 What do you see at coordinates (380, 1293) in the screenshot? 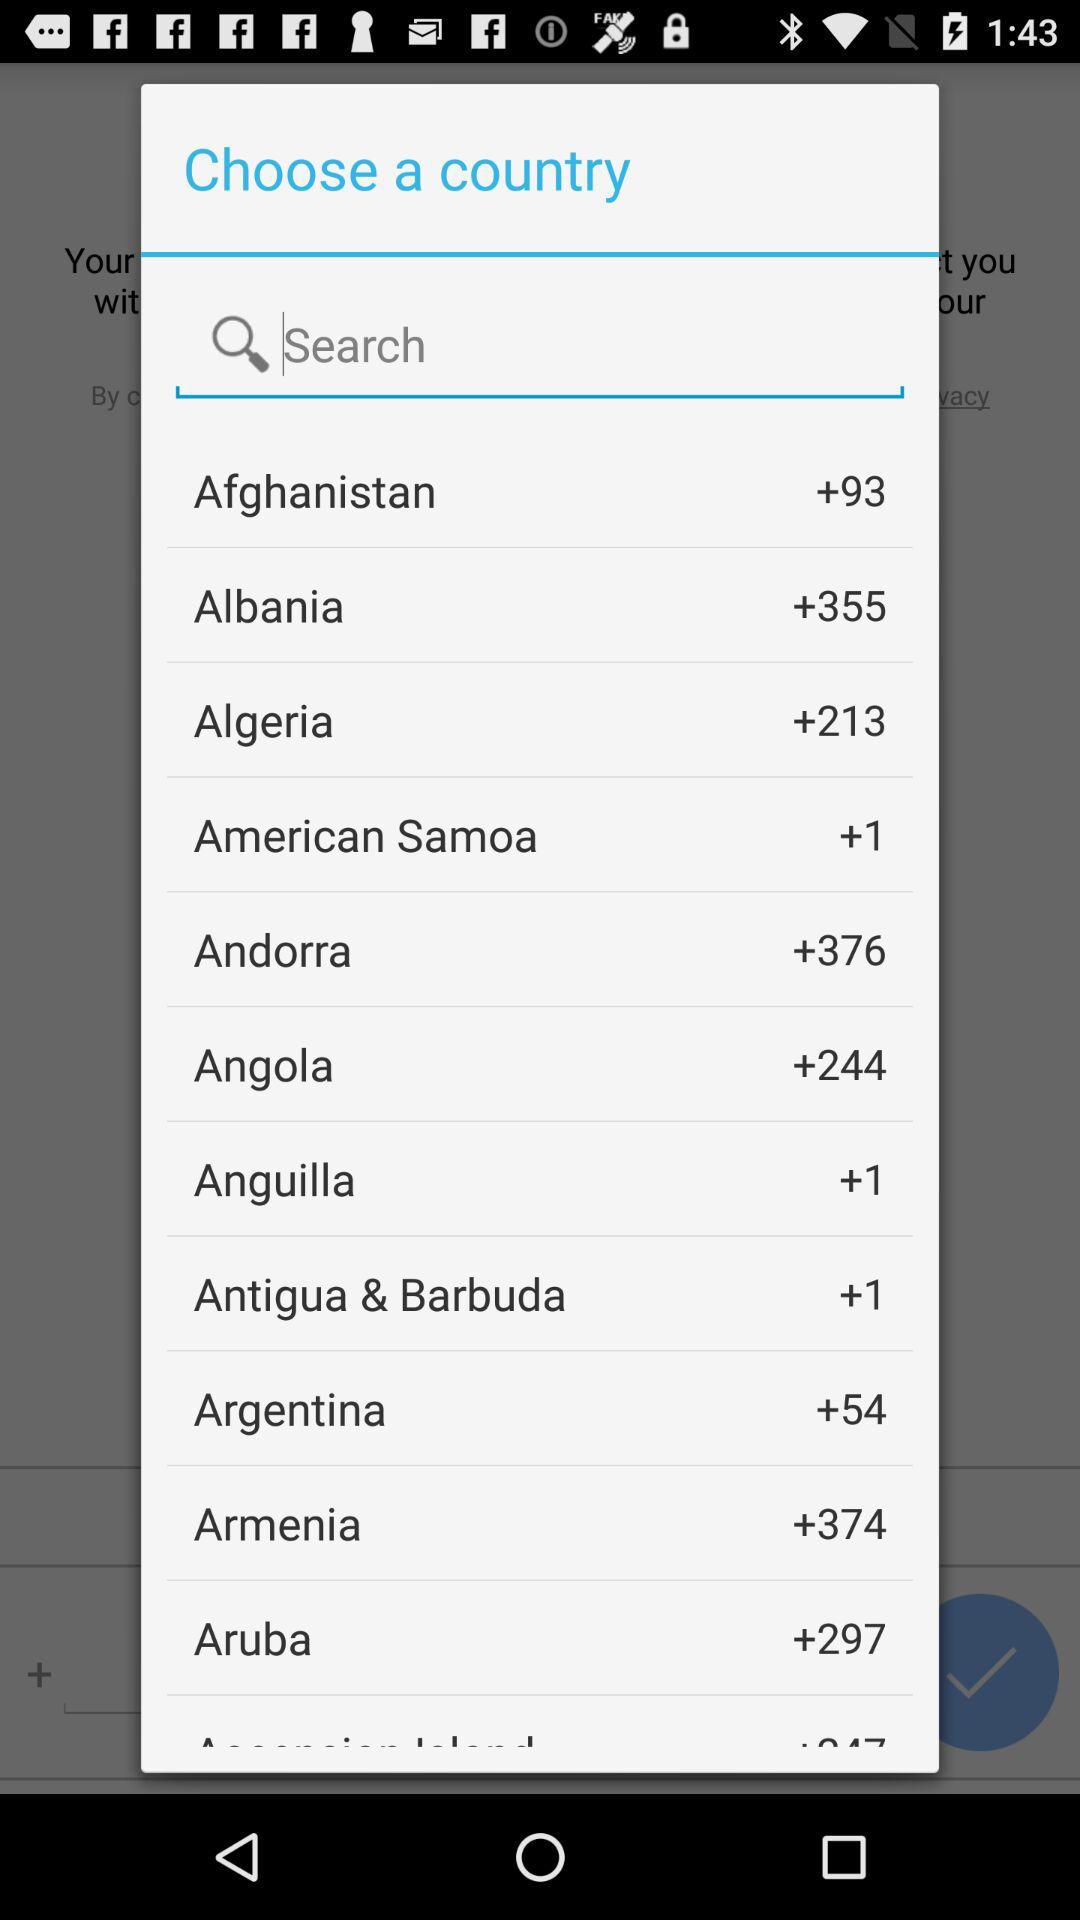
I see `the icon to the left of +1 item` at bounding box center [380, 1293].